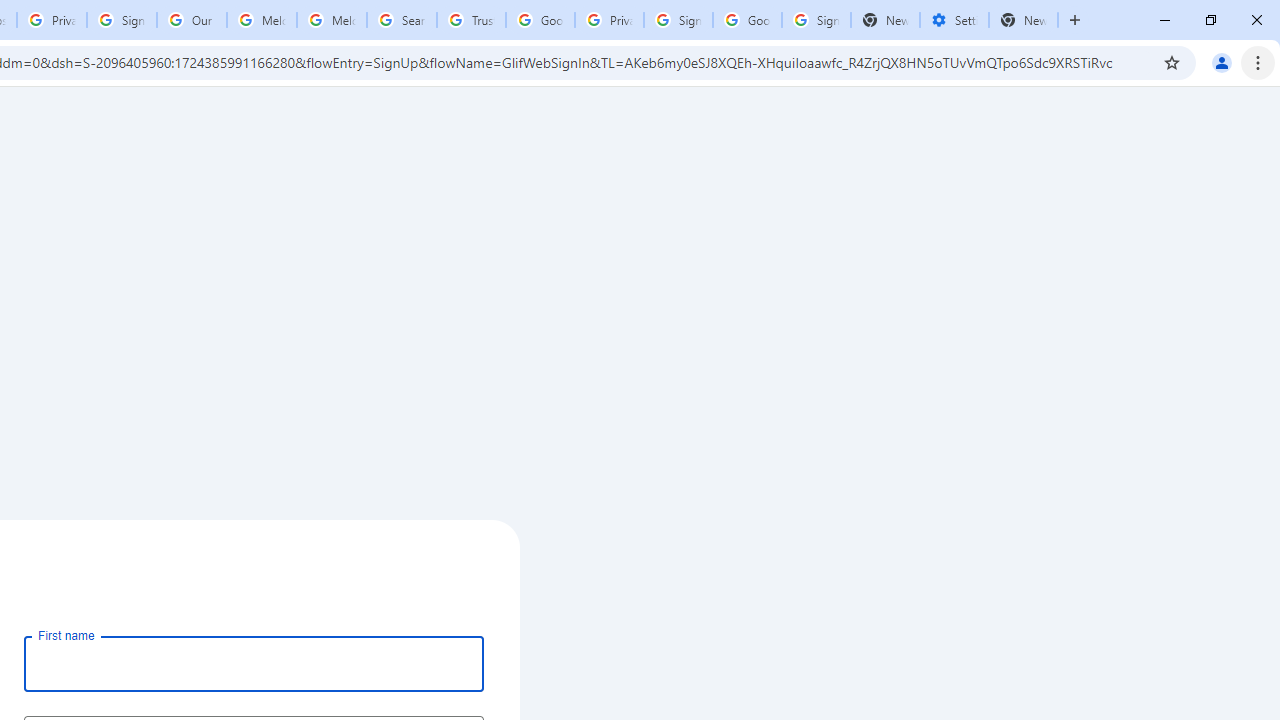 The image size is (1280, 720). What do you see at coordinates (253, 663) in the screenshot?
I see `'First name'` at bounding box center [253, 663].